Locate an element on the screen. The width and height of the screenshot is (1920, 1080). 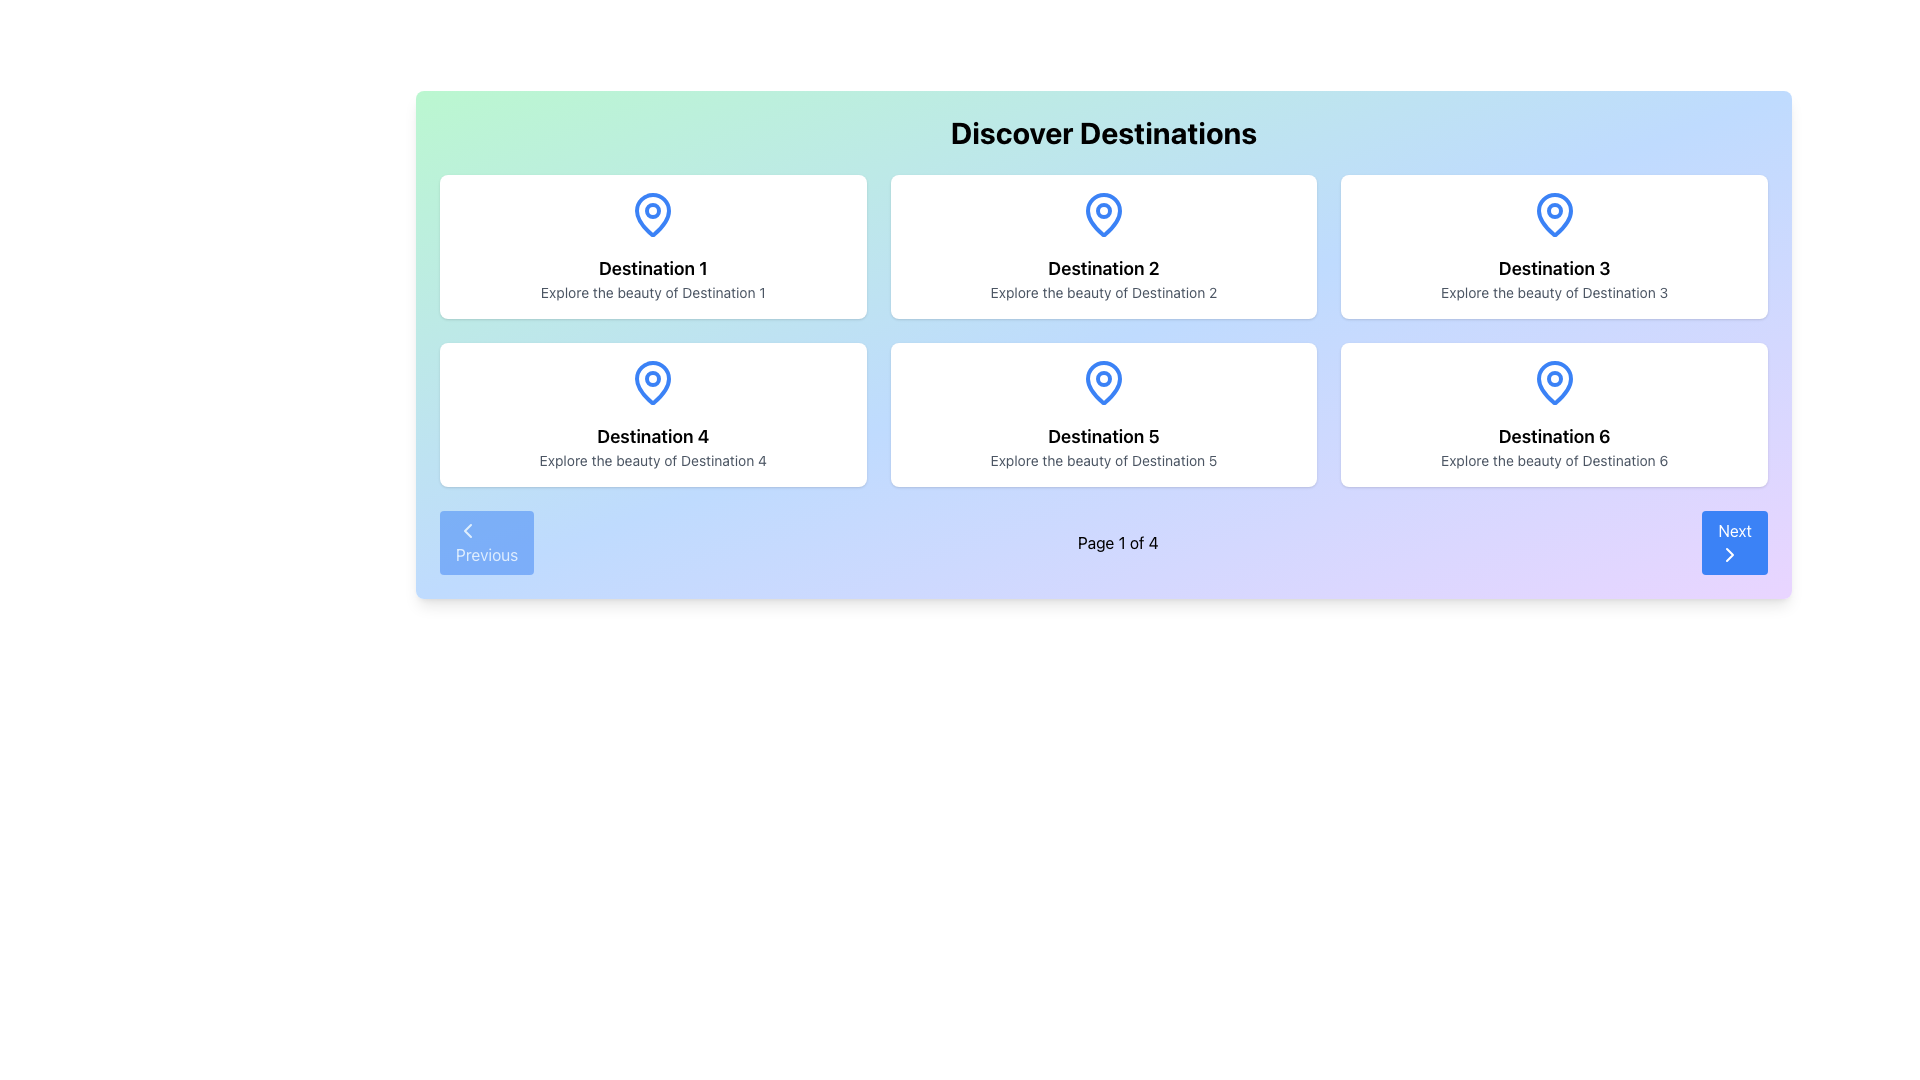
the decorative circular shape of the map pin icon associated with the 'Destination 6' card, located at the bottom-right of the grid is located at coordinates (1553, 378).